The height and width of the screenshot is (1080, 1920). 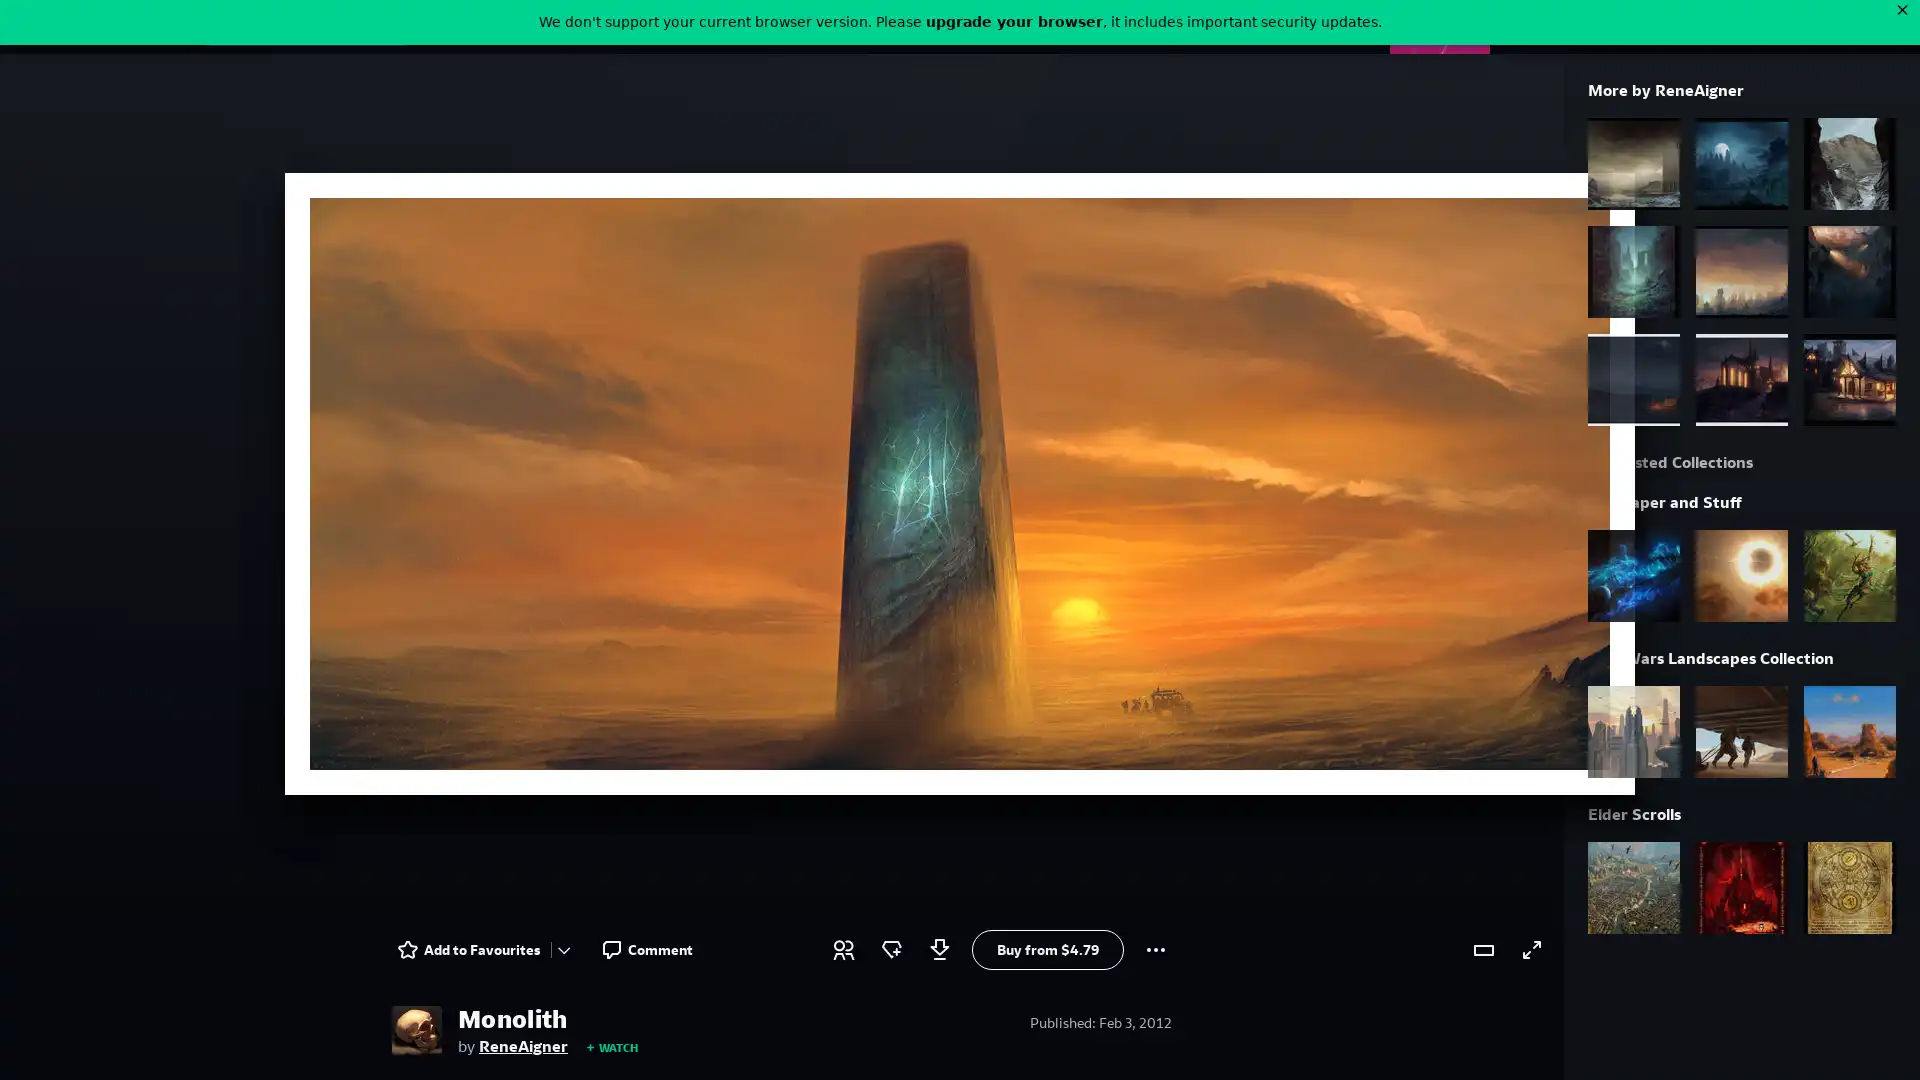 What do you see at coordinates (1744, 27) in the screenshot?
I see `User Menu` at bounding box center [1744, 27].